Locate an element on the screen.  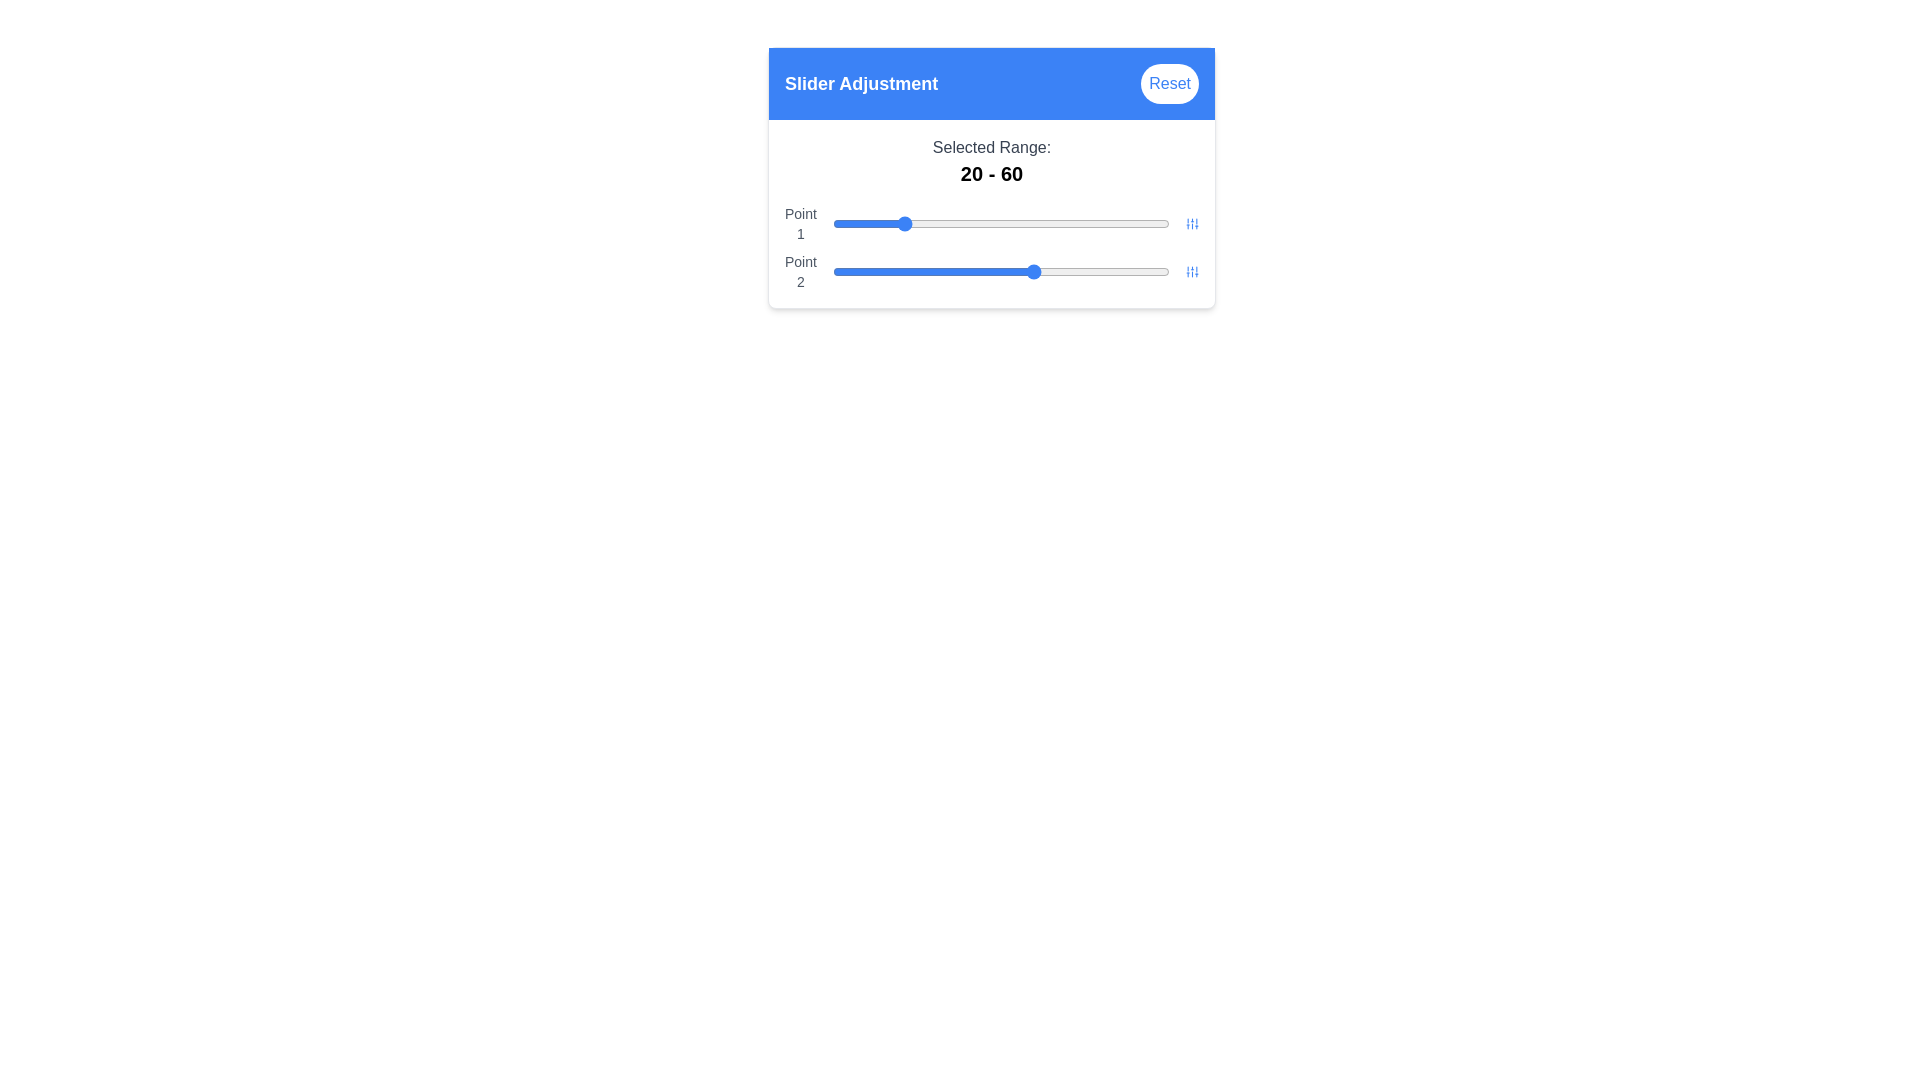
the horizontal range slider labeled 'Point 1' is located at coordinates (1001, 223).